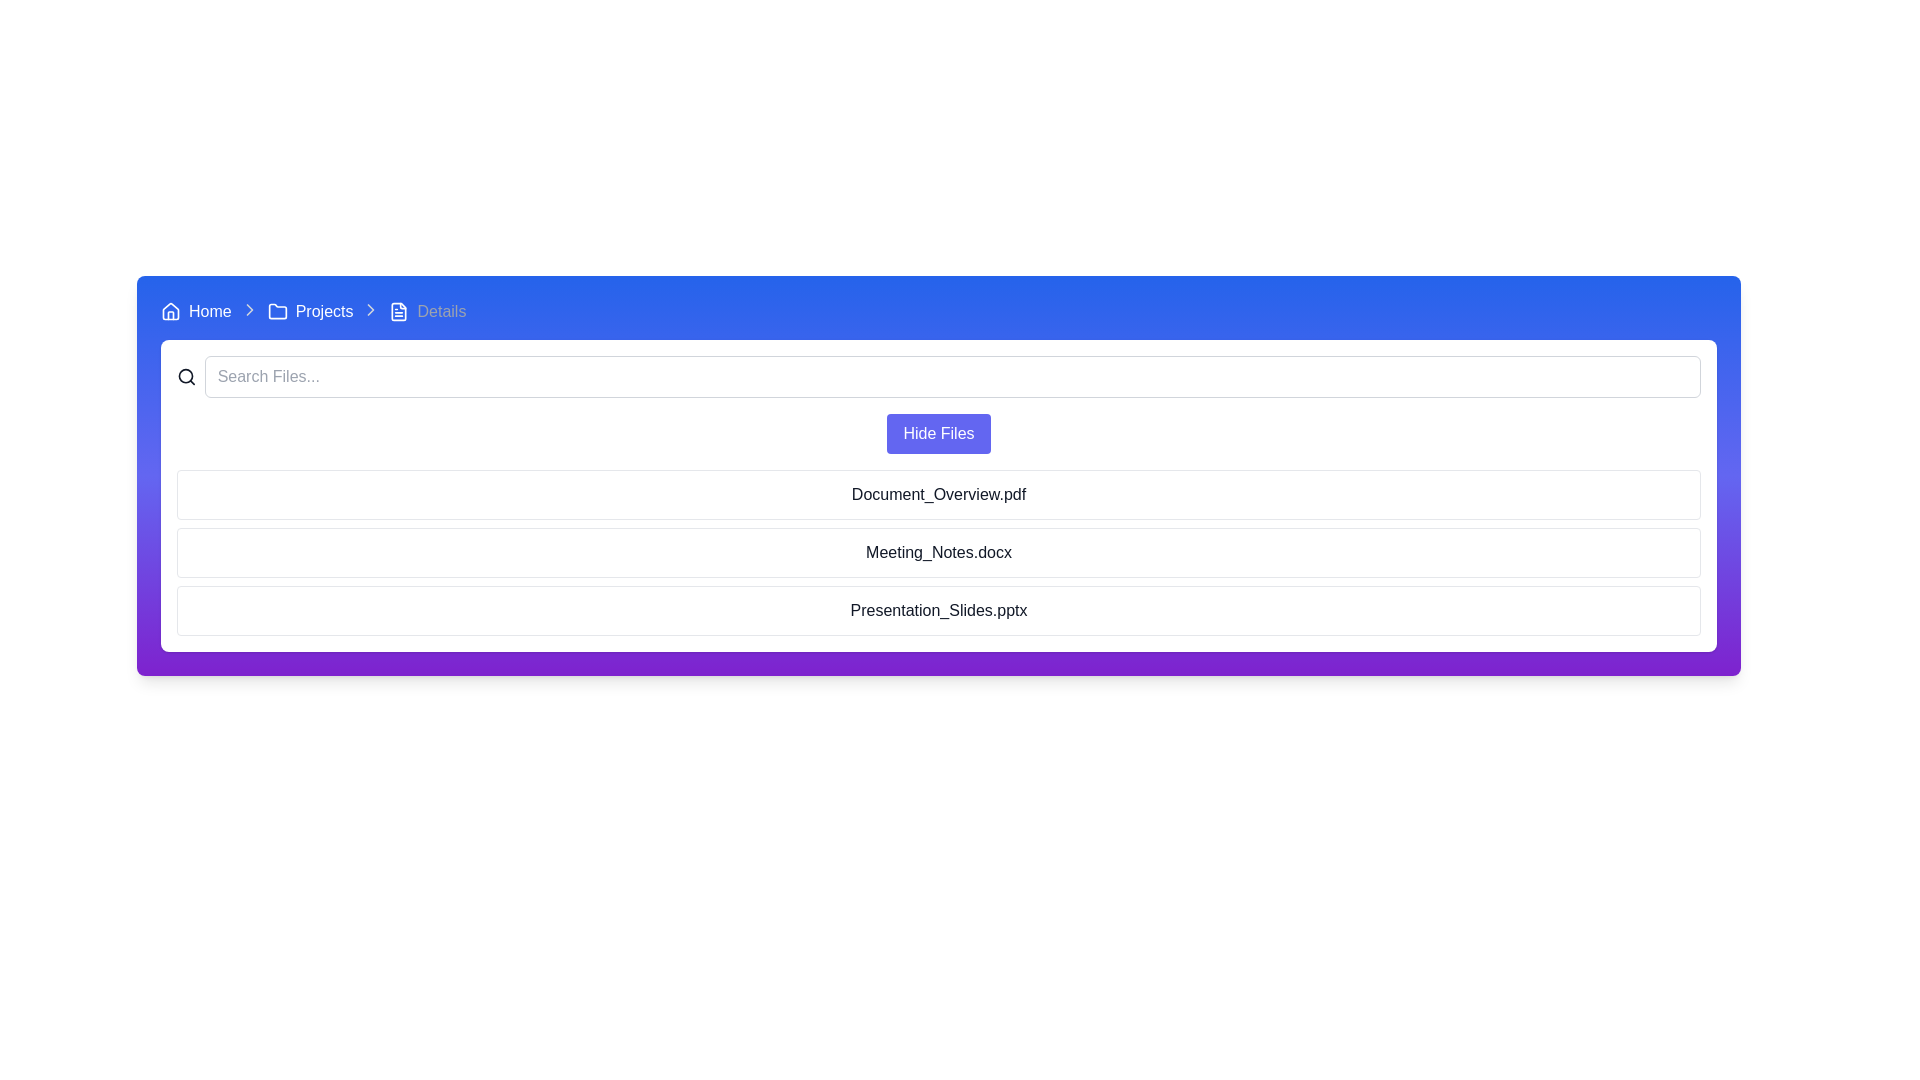 The image size is (1920, 1080). Describe the element at coordinates (938, 433) in the screenshot. I see `the central toggle button that manages the visibility of the list of files displayed below it` at that location.